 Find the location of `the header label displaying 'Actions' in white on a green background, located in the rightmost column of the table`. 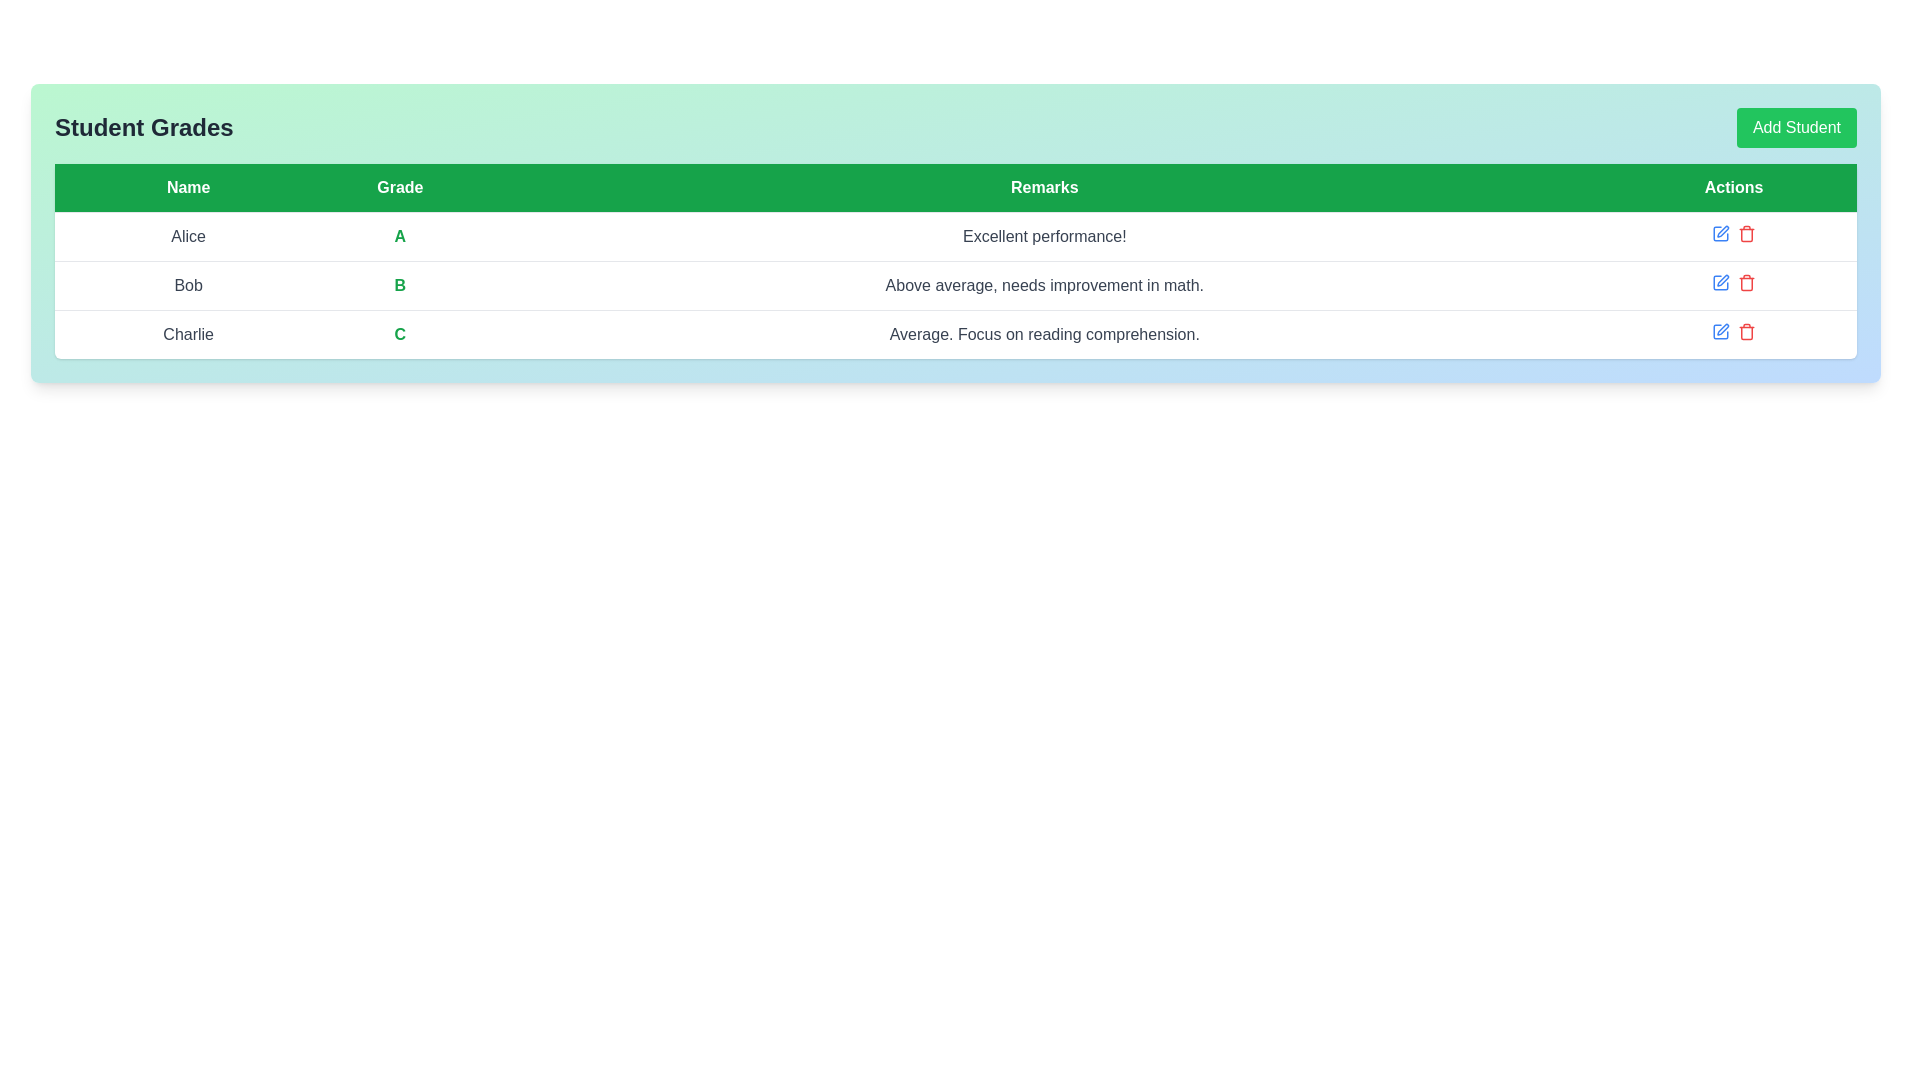

the header label displaying 'Actions' in white on a green background, located in the rightmost column of the table is located at coordinates (1733, 188).